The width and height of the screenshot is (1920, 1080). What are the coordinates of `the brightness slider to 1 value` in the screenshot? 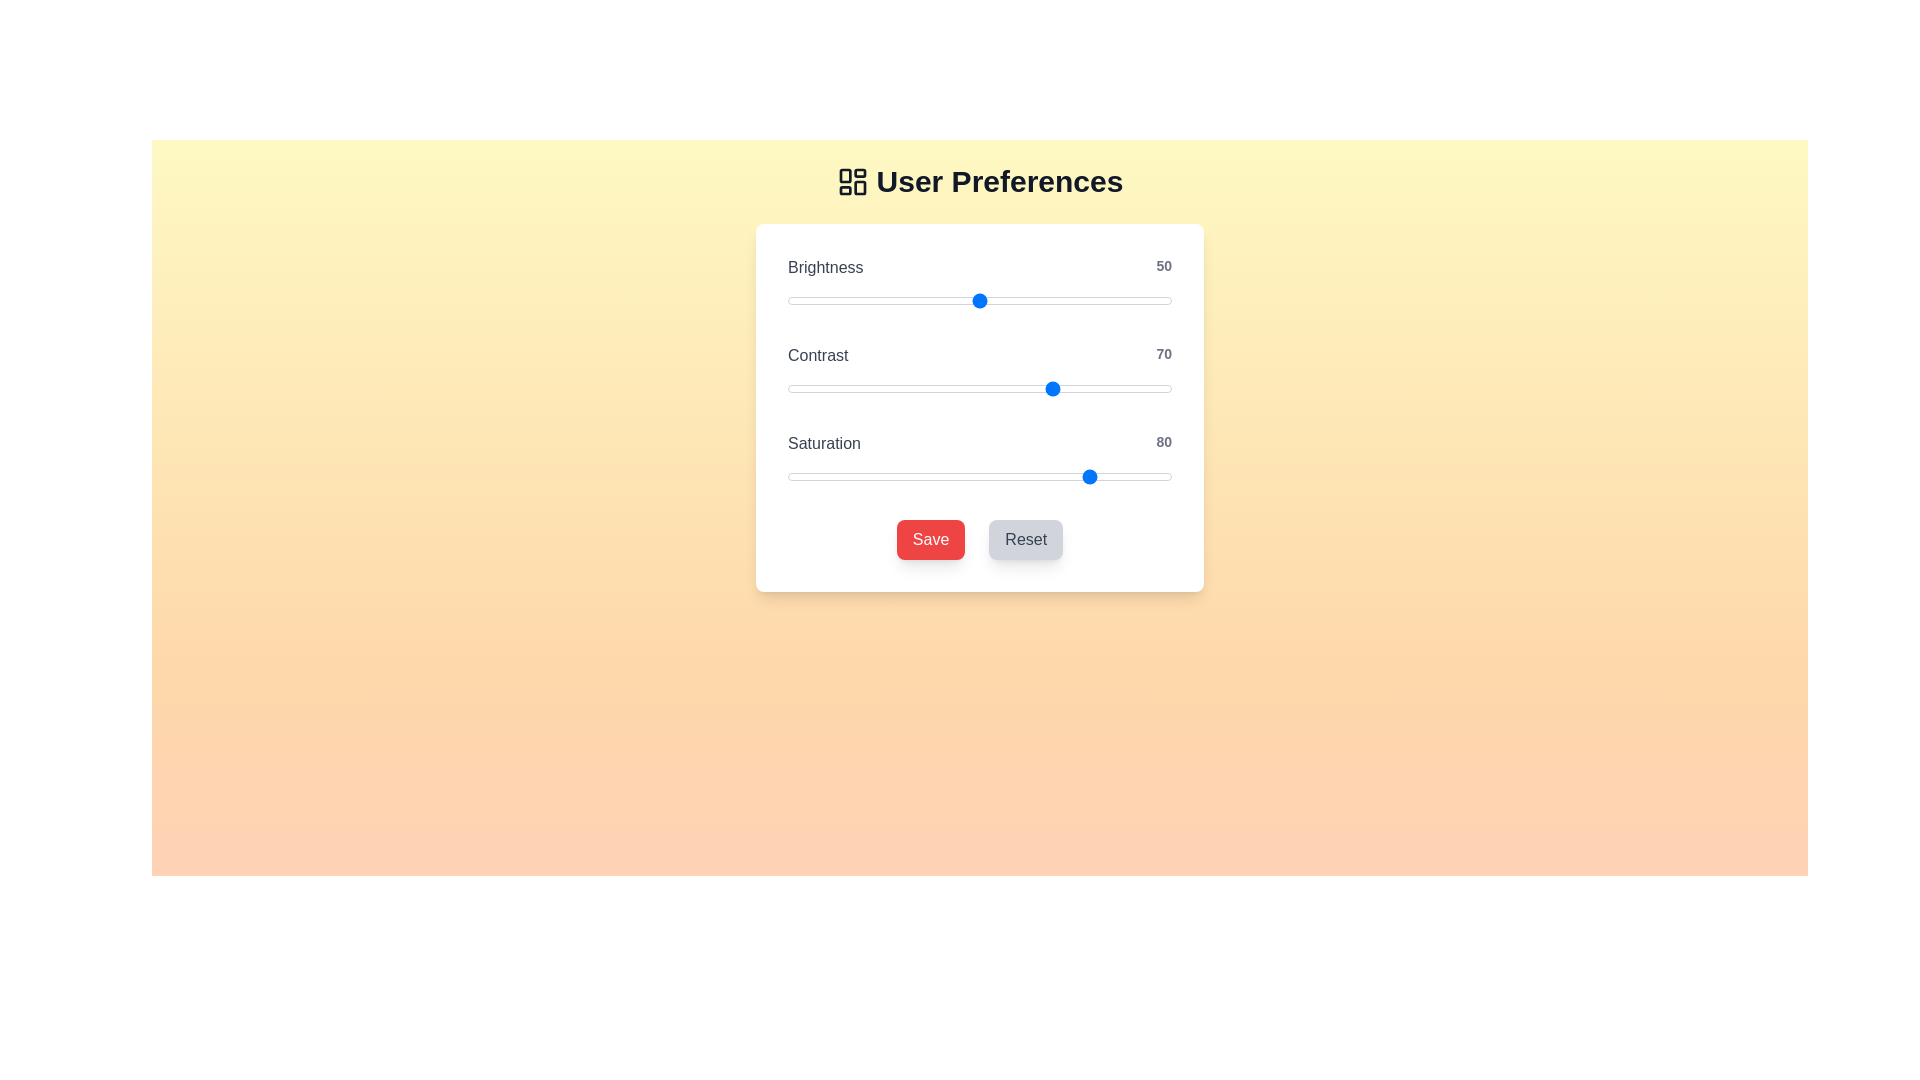 It's located at (790, 300).